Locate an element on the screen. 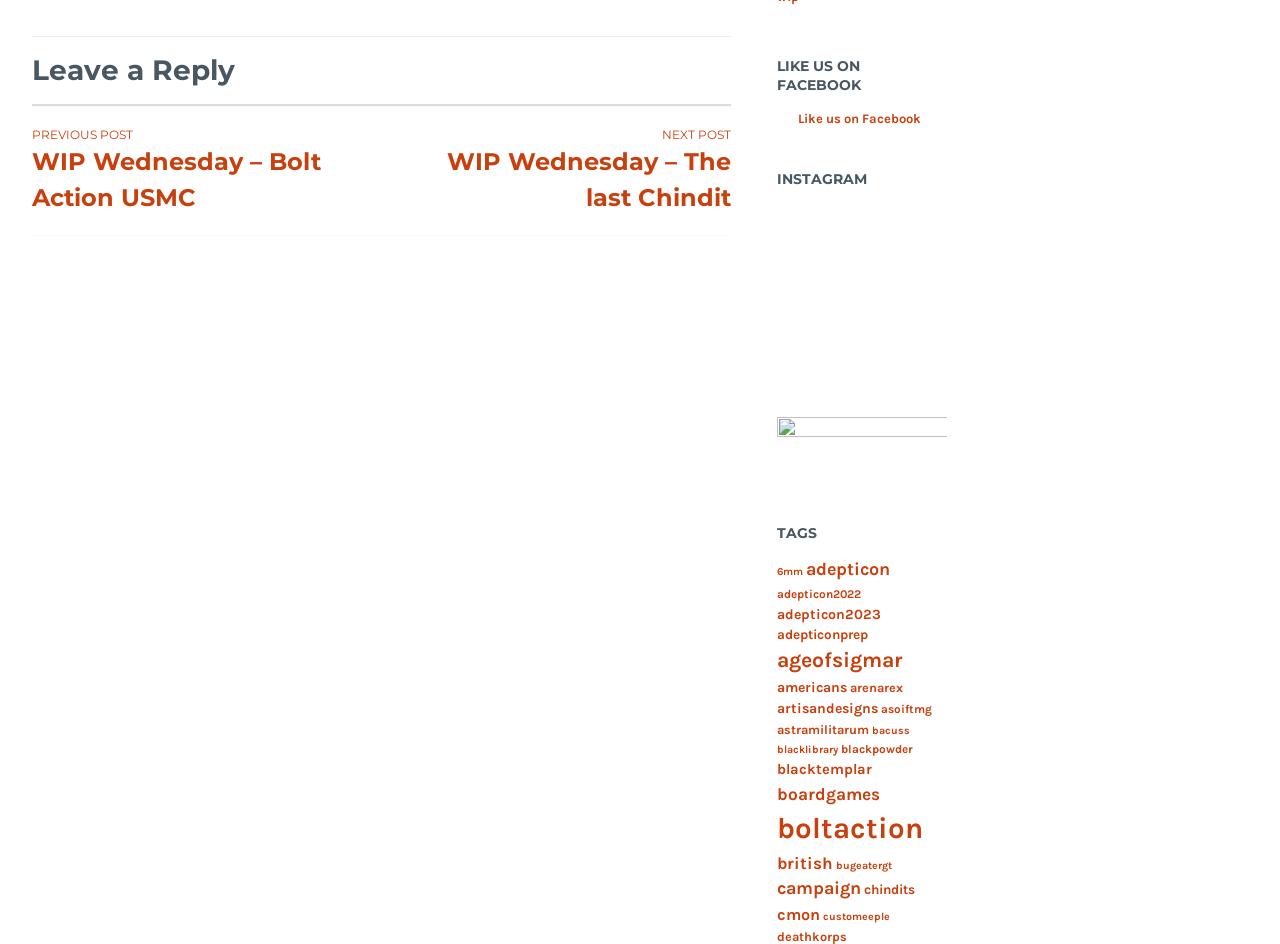  'british' is located at coordinates (803, 861).